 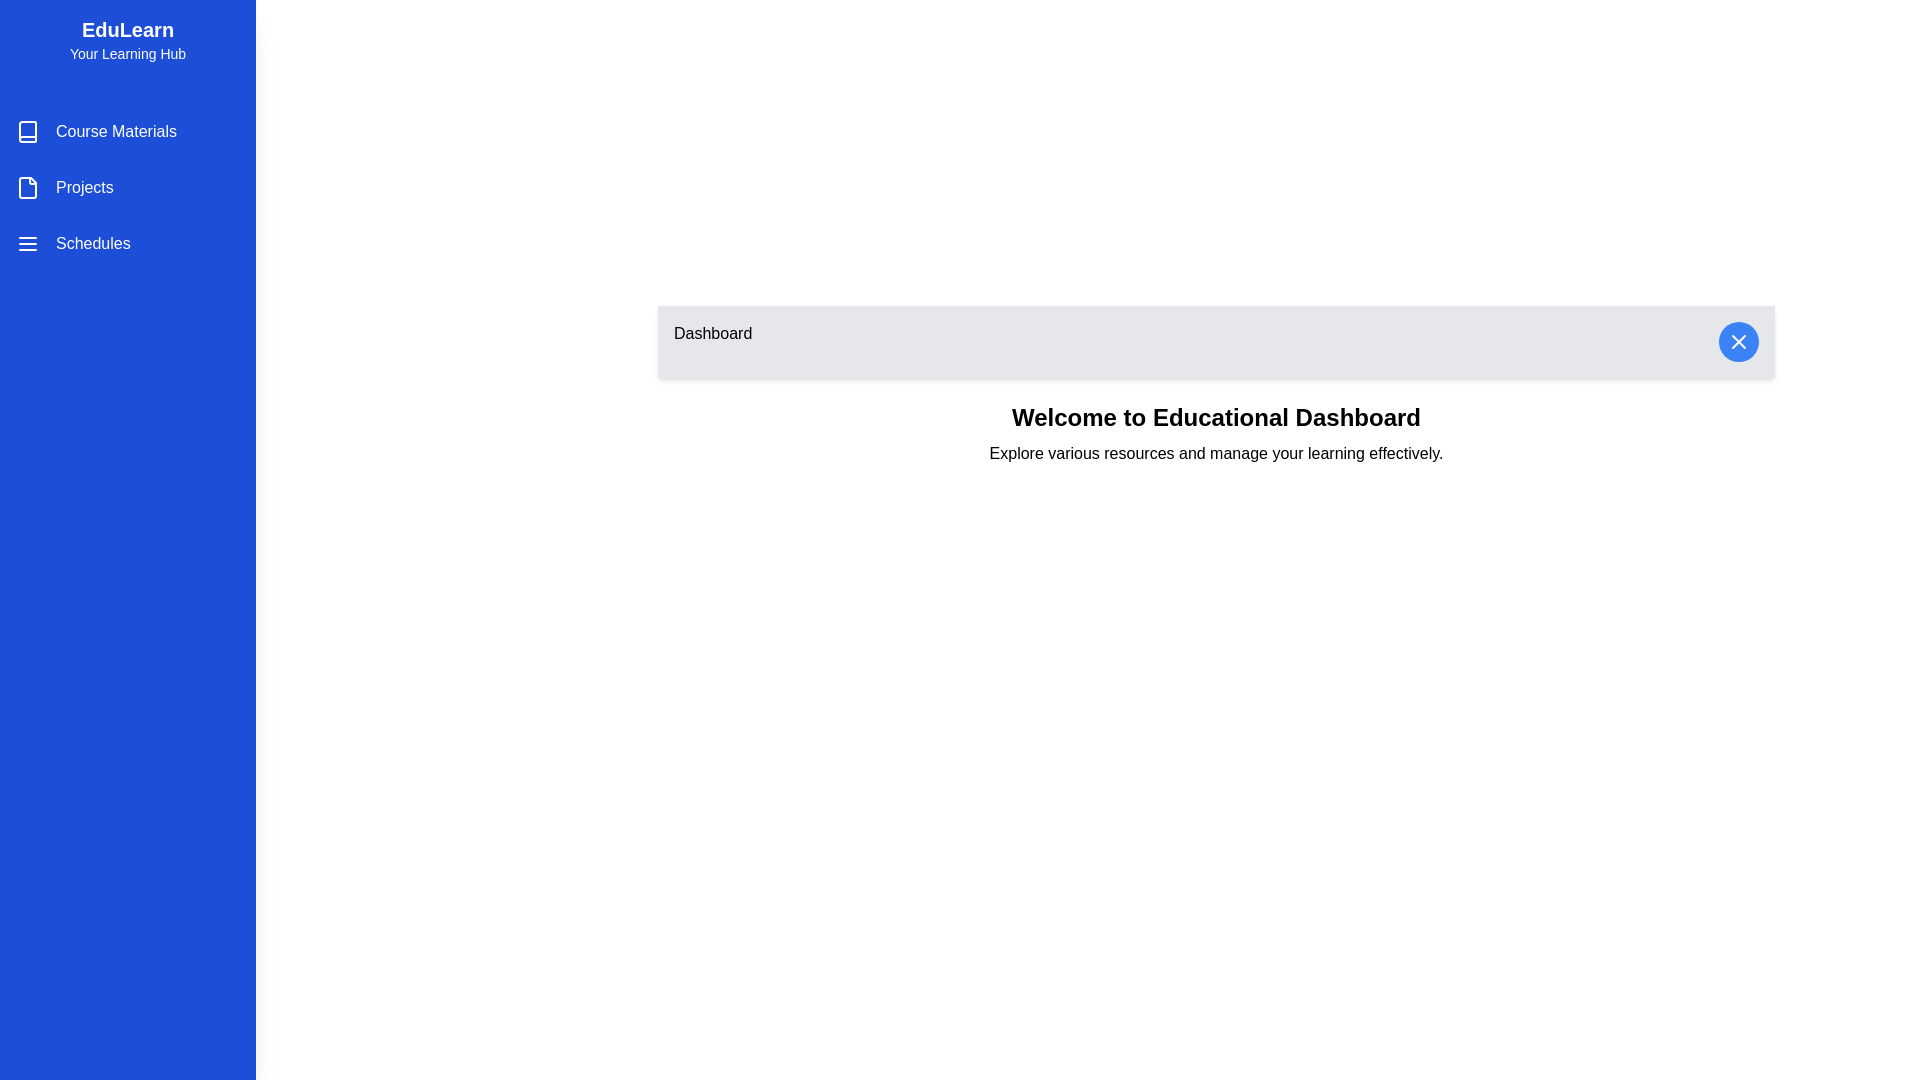 What do you see at coordinates (28, 188) in the screenshot?
I see `the outlined document icon located in the sidebar menu, which is positioned to the left of the 'Projects' text label` at bounding box center [28, 188].